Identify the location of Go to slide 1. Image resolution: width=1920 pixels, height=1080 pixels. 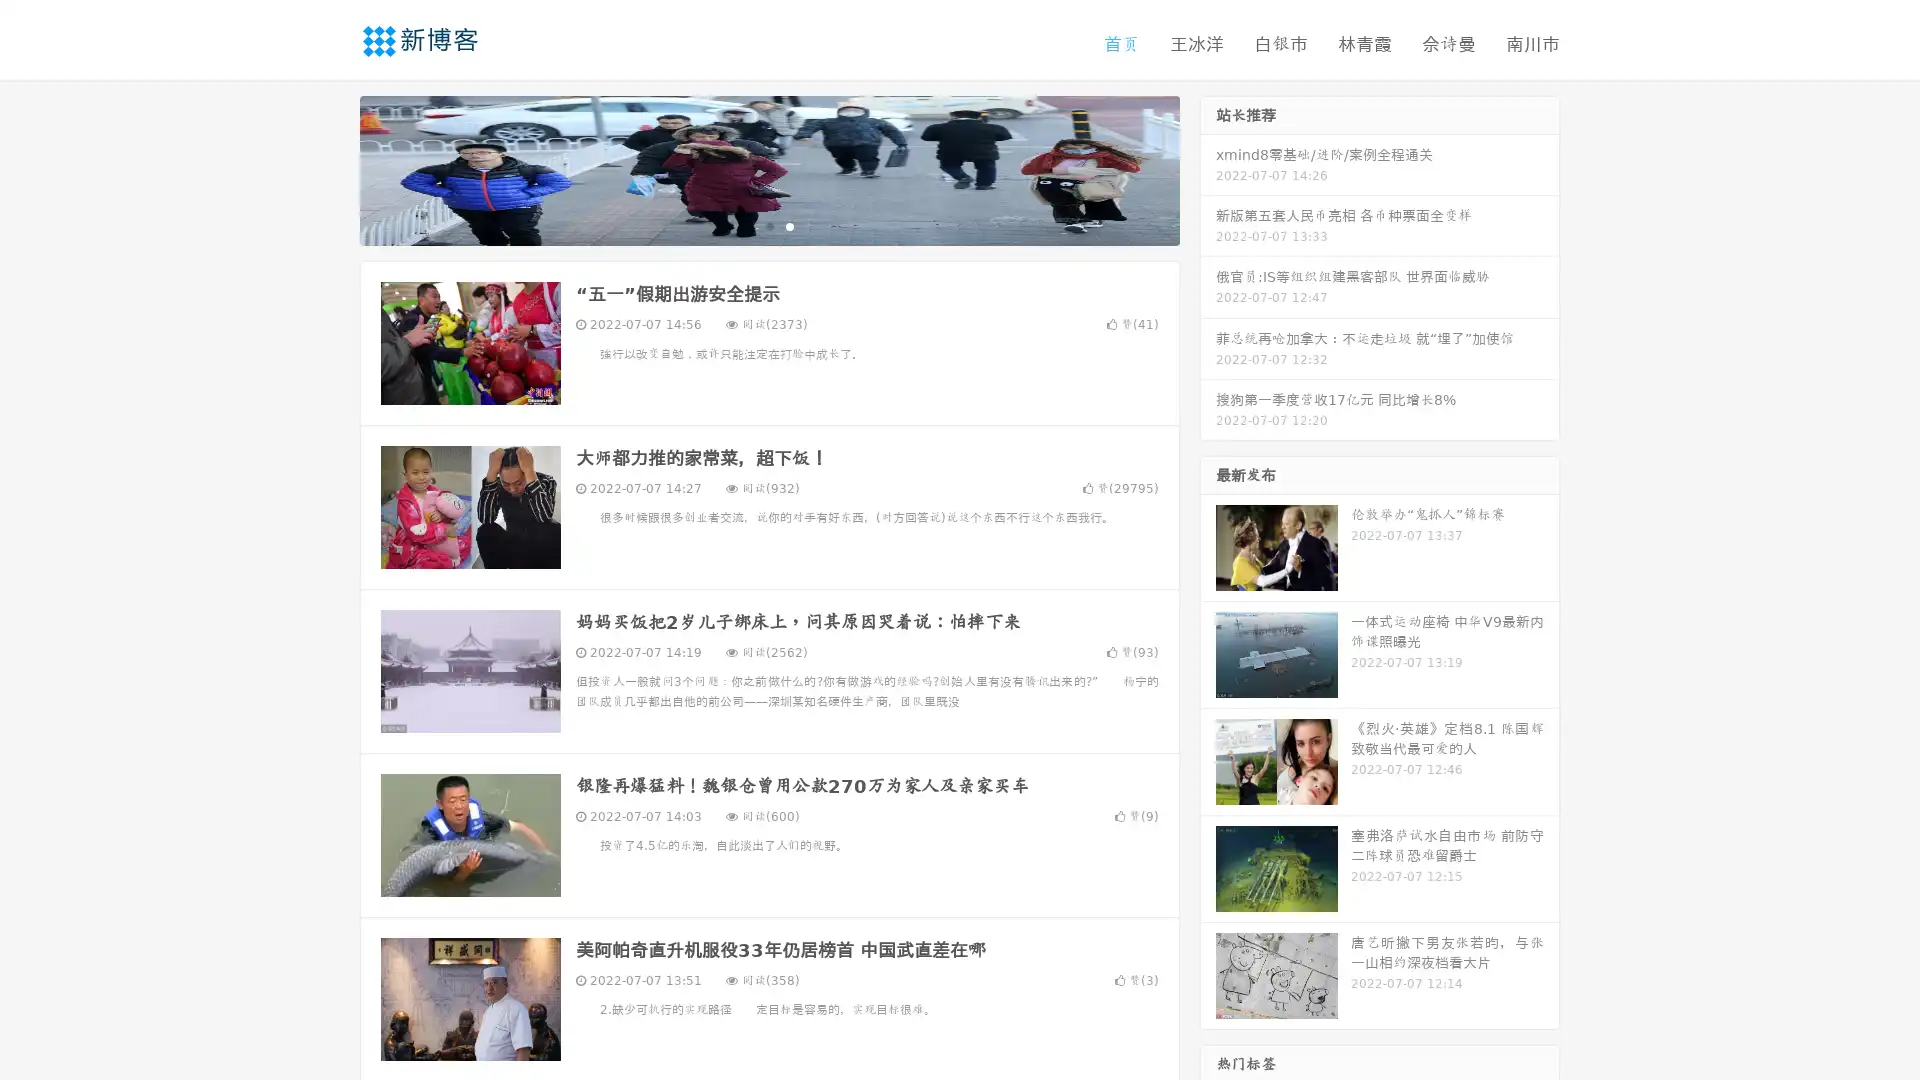
(748, 225).